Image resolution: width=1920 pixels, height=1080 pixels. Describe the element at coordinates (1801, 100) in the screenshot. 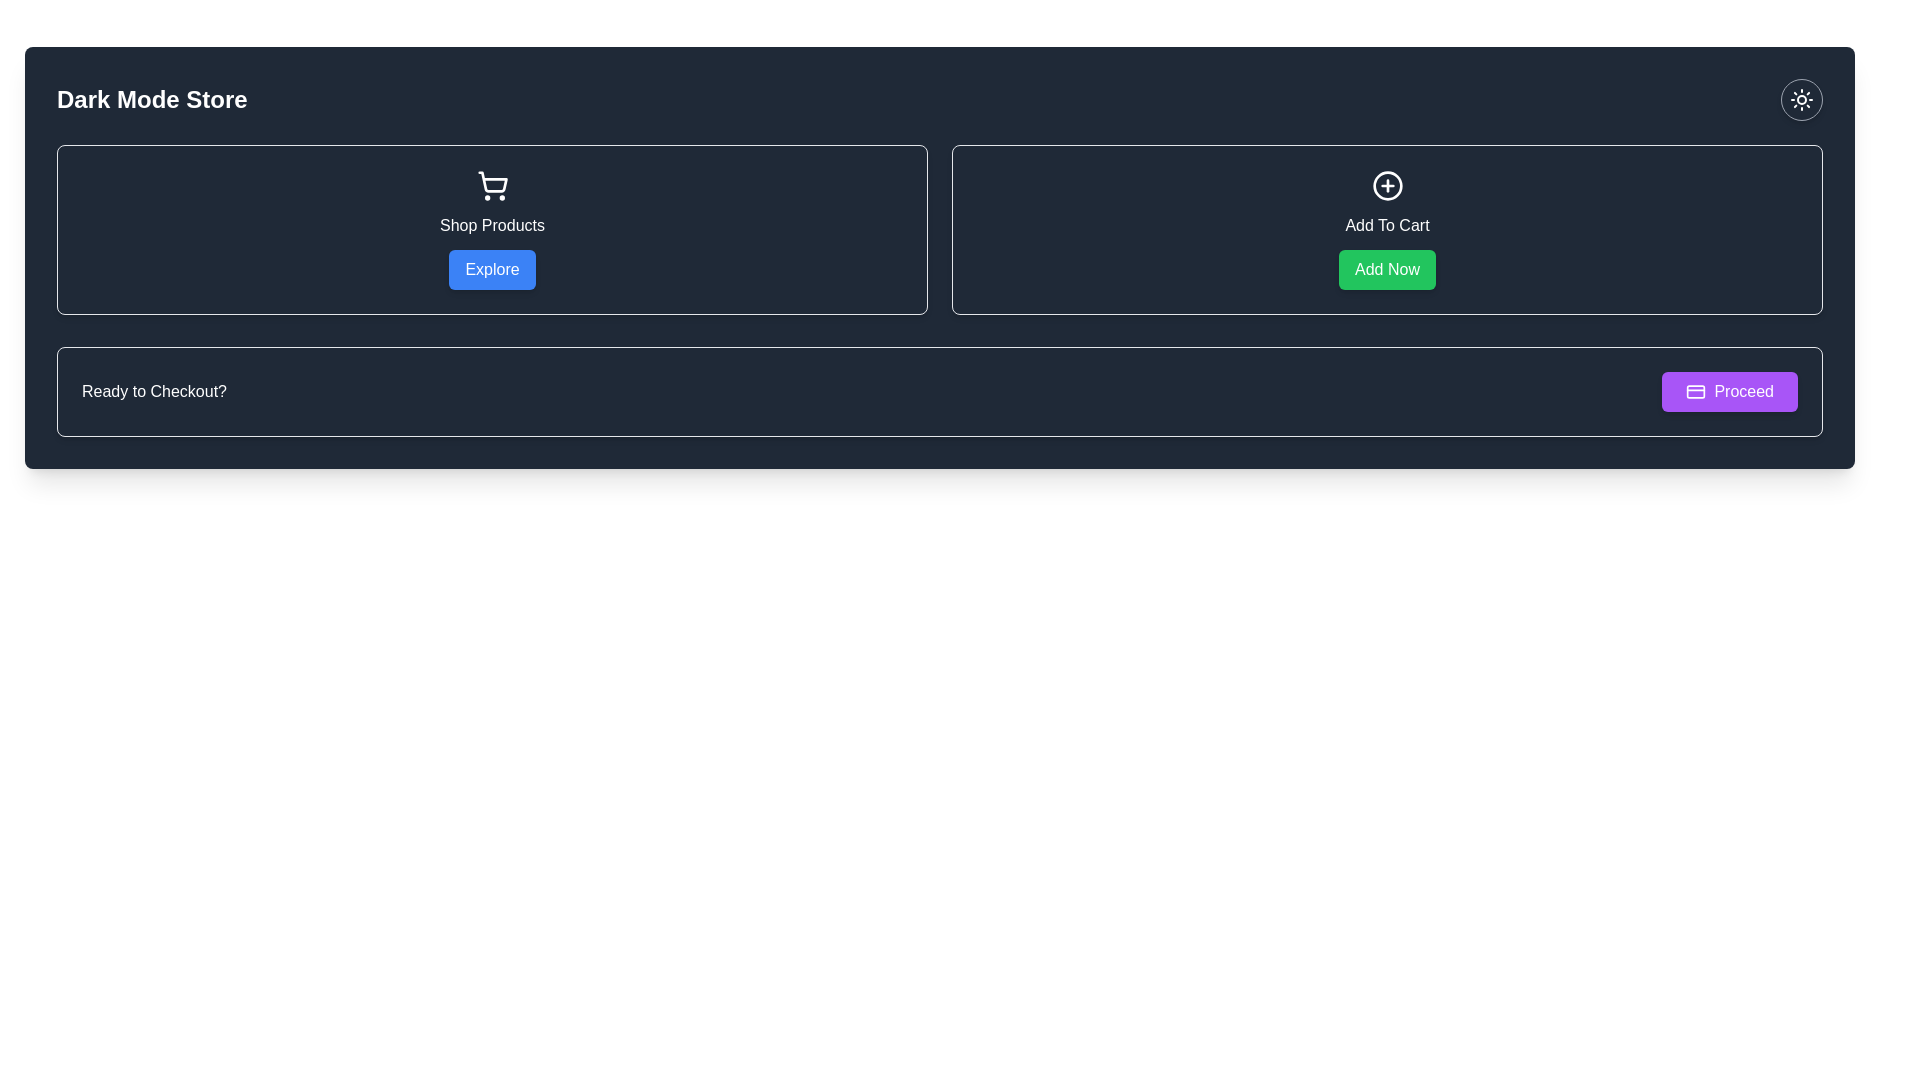

I see `the button located at the top right corner of the header bar, next to the 'Dark Mode Store' text` at that location.